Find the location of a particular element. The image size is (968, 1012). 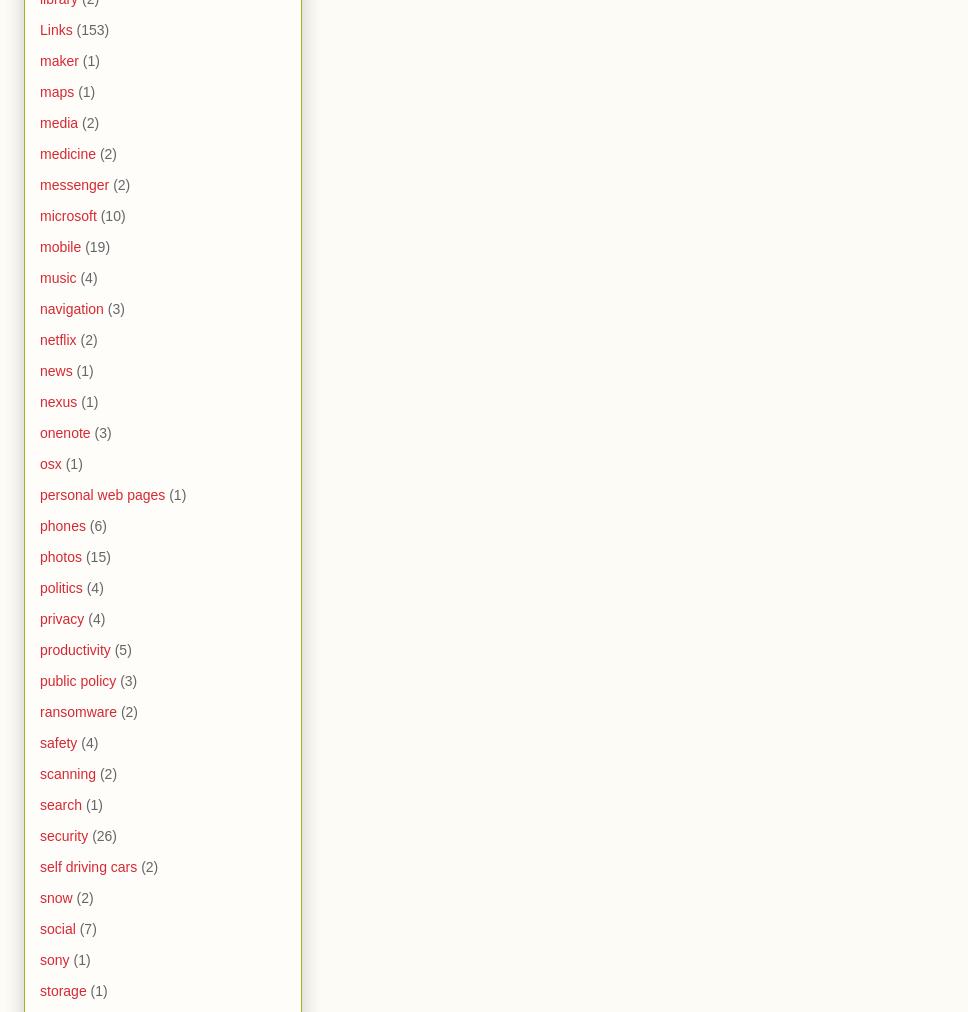

'(10)' is located at coordinates (112, 215).